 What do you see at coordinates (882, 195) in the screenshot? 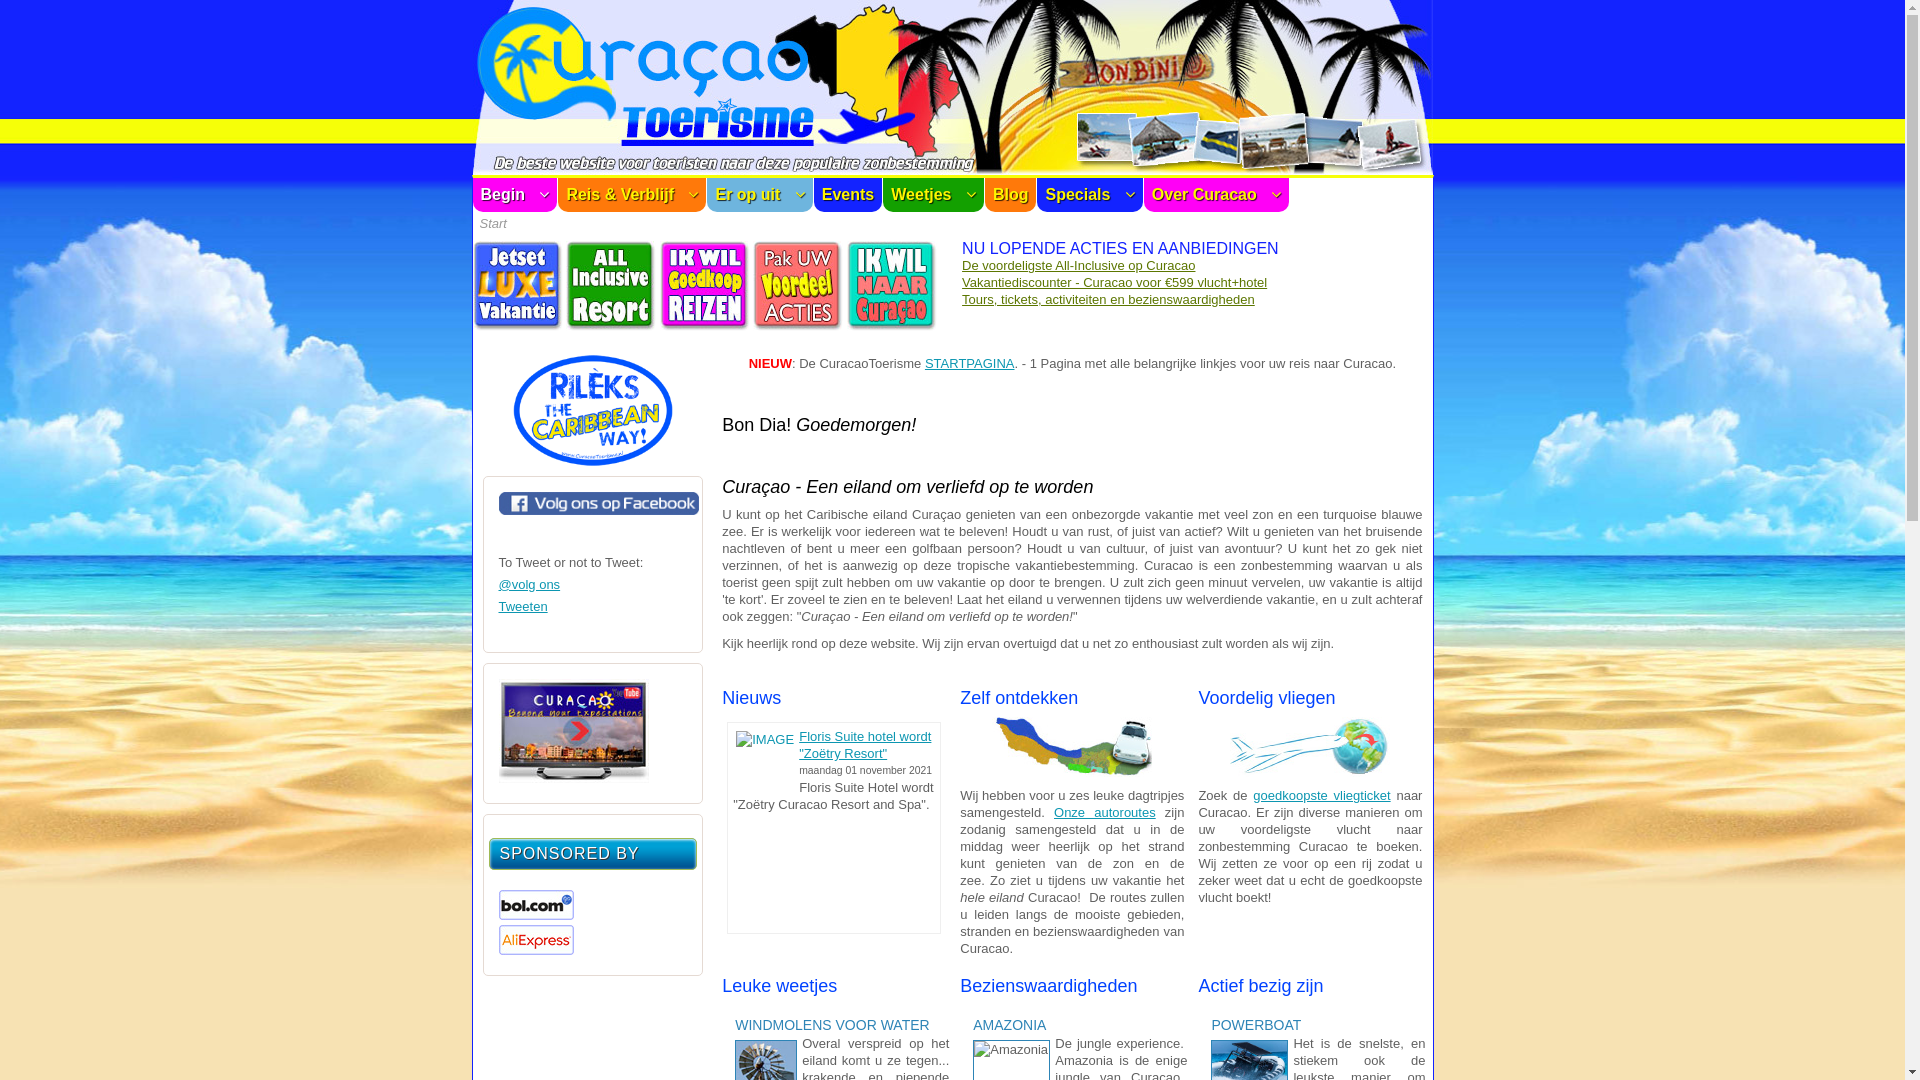
I see `'Weetjes'` at bounding box center [882, 195].